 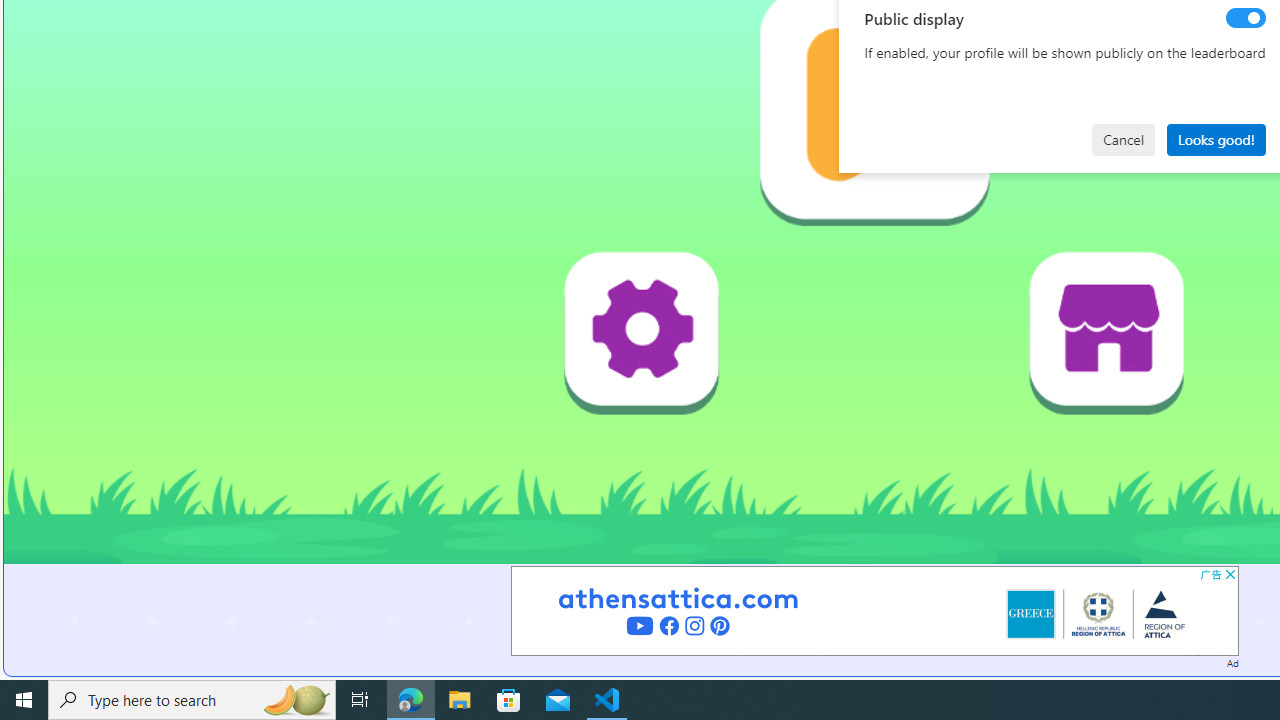 What do you see at coordinates (1215, 138) in the screenshot?
I see `'Looks good!'` at bounding box center [1215, 138].